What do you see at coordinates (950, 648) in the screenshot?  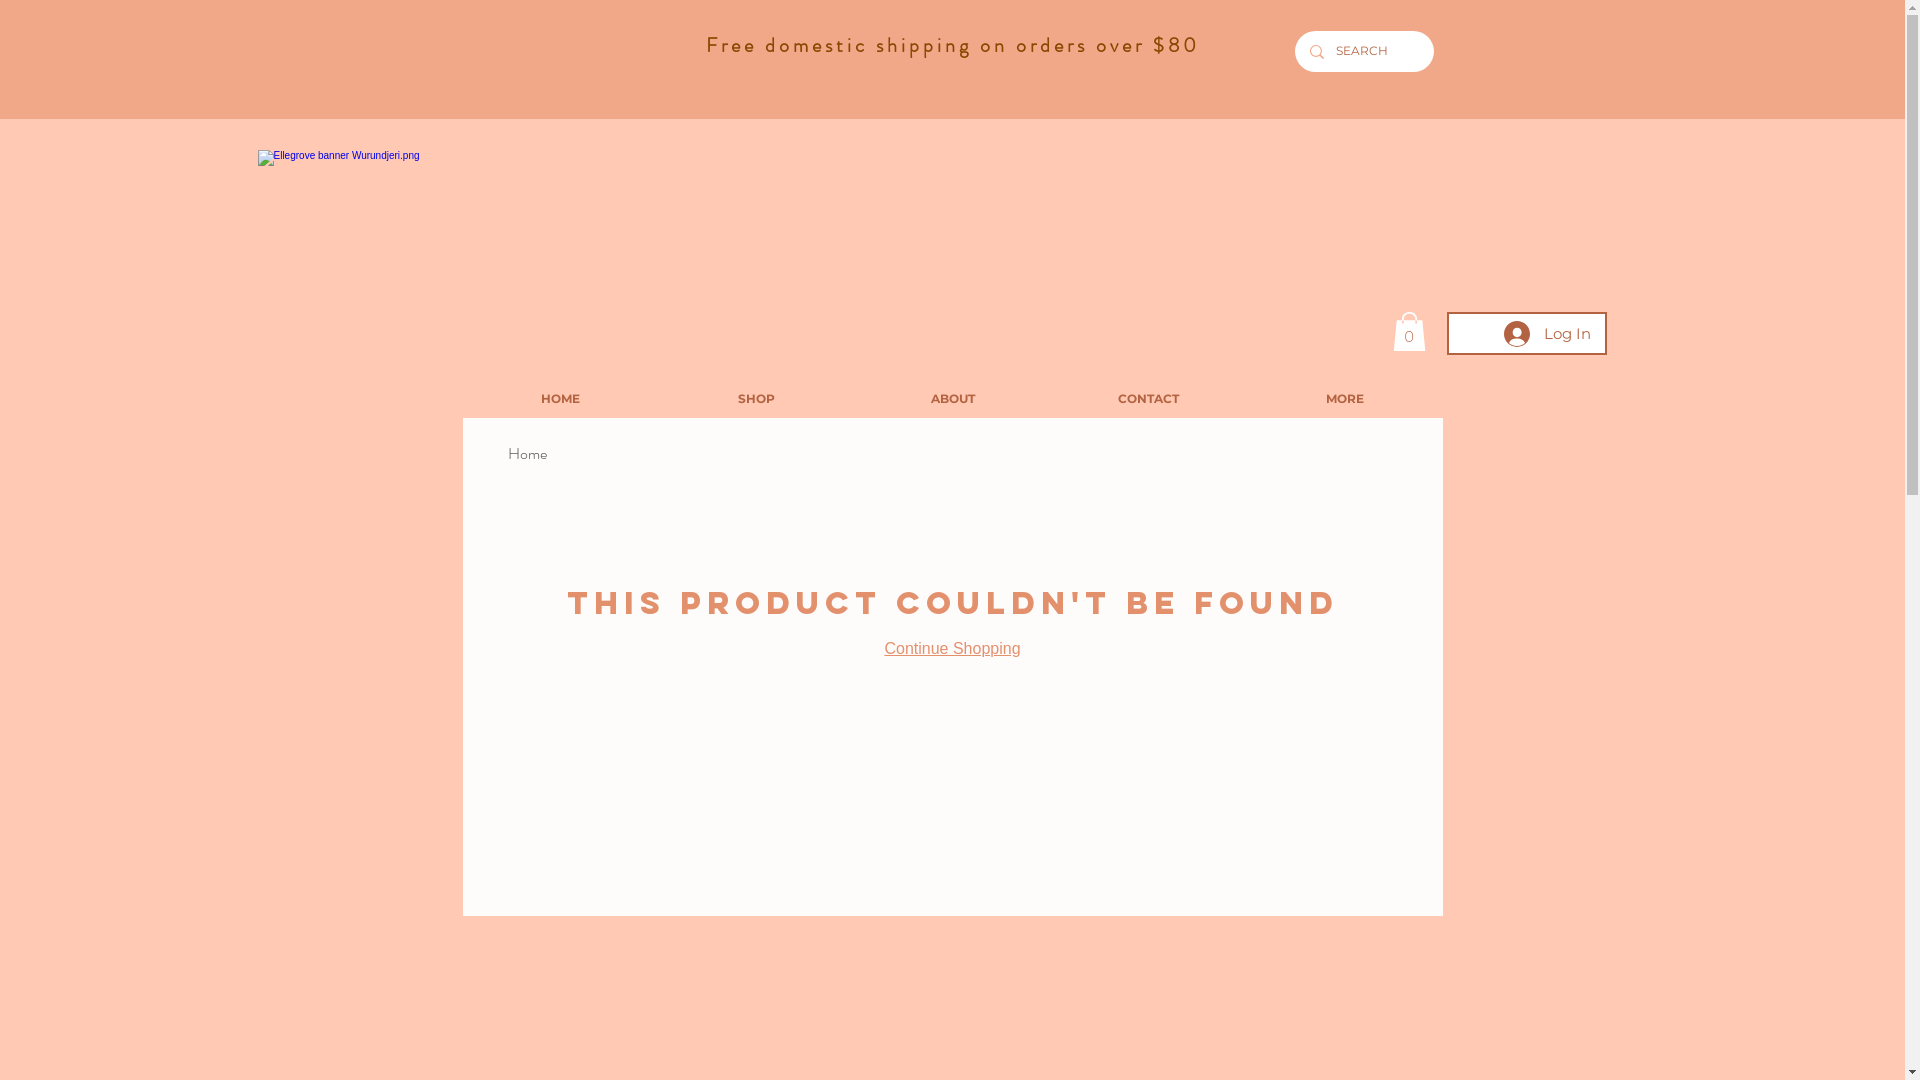 I see `'Continue Shopping'` at bounding box center [950, 648].